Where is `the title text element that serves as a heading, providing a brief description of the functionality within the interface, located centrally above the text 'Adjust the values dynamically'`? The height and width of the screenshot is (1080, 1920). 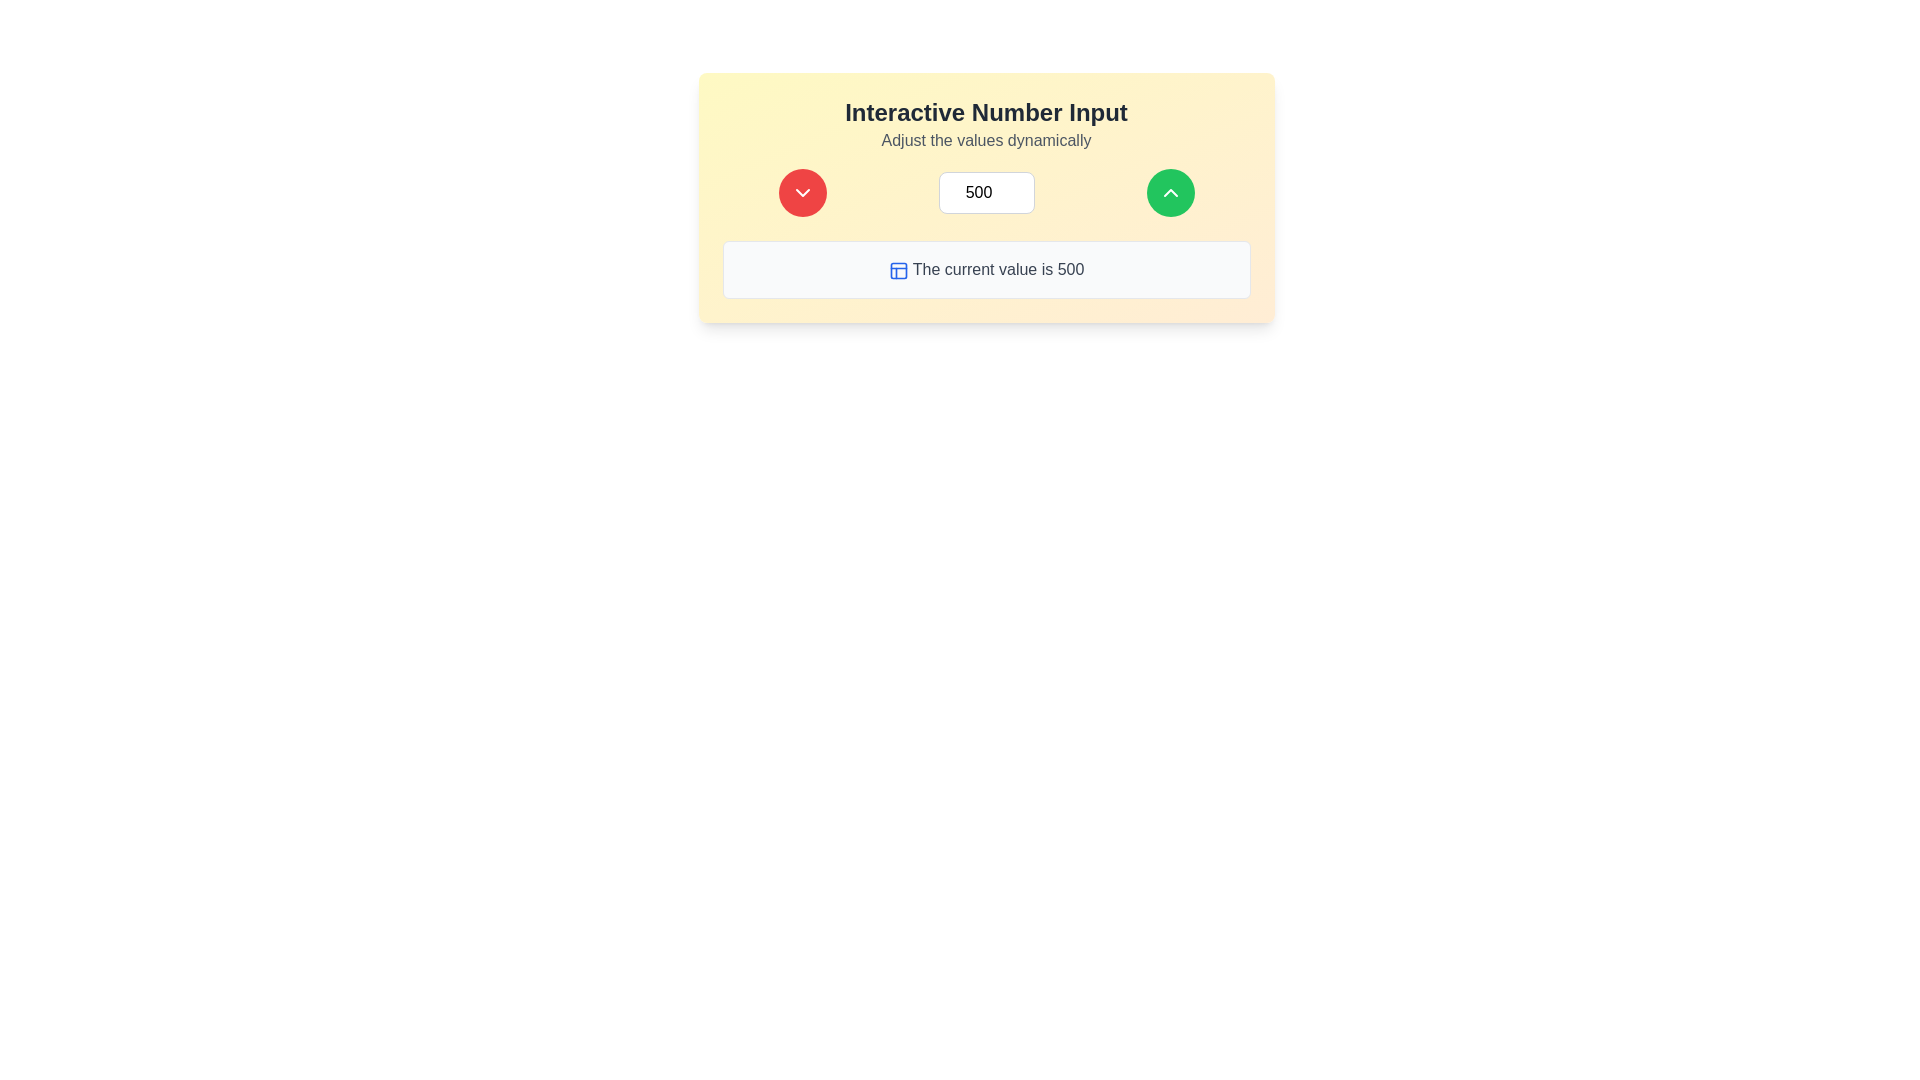 the title text element that serves as a heading, providing a brief description of the functionality within the interface, located centrally above the text 'Adjust the values dynamically' is located at coordinates (986, 112).